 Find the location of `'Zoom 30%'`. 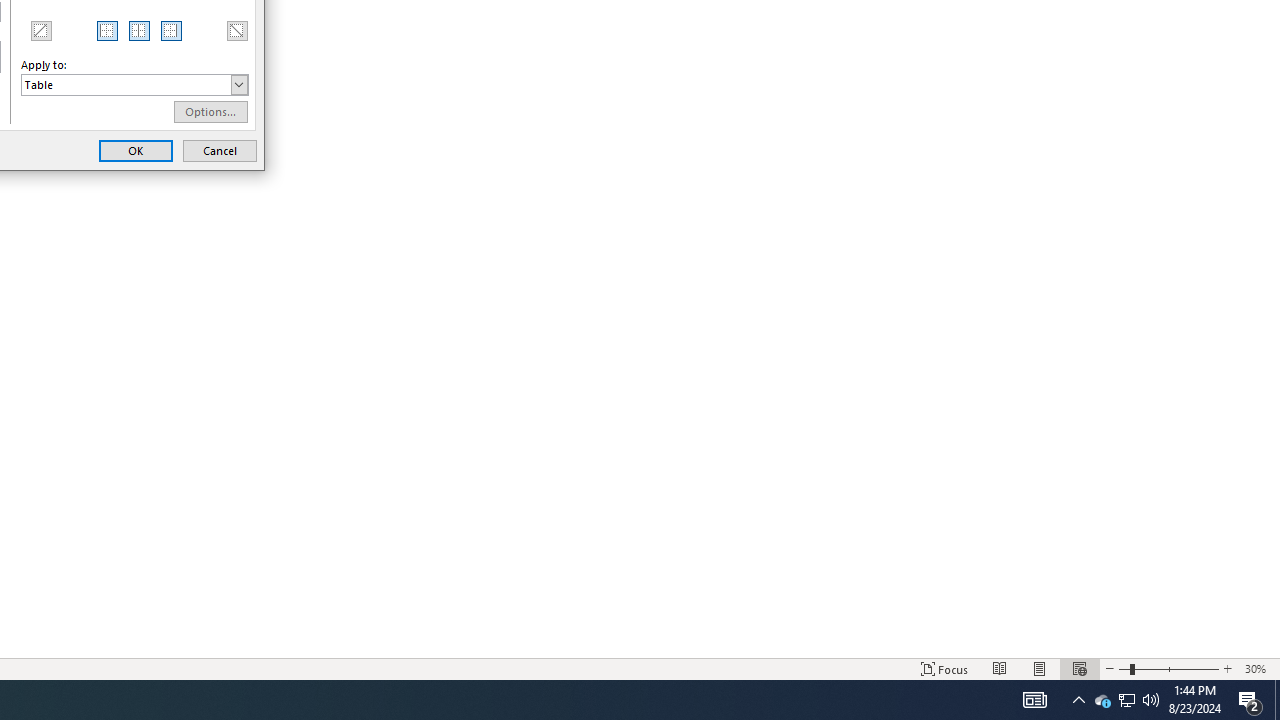

'Zoom 30%' is located at coordinates (1257, 669).